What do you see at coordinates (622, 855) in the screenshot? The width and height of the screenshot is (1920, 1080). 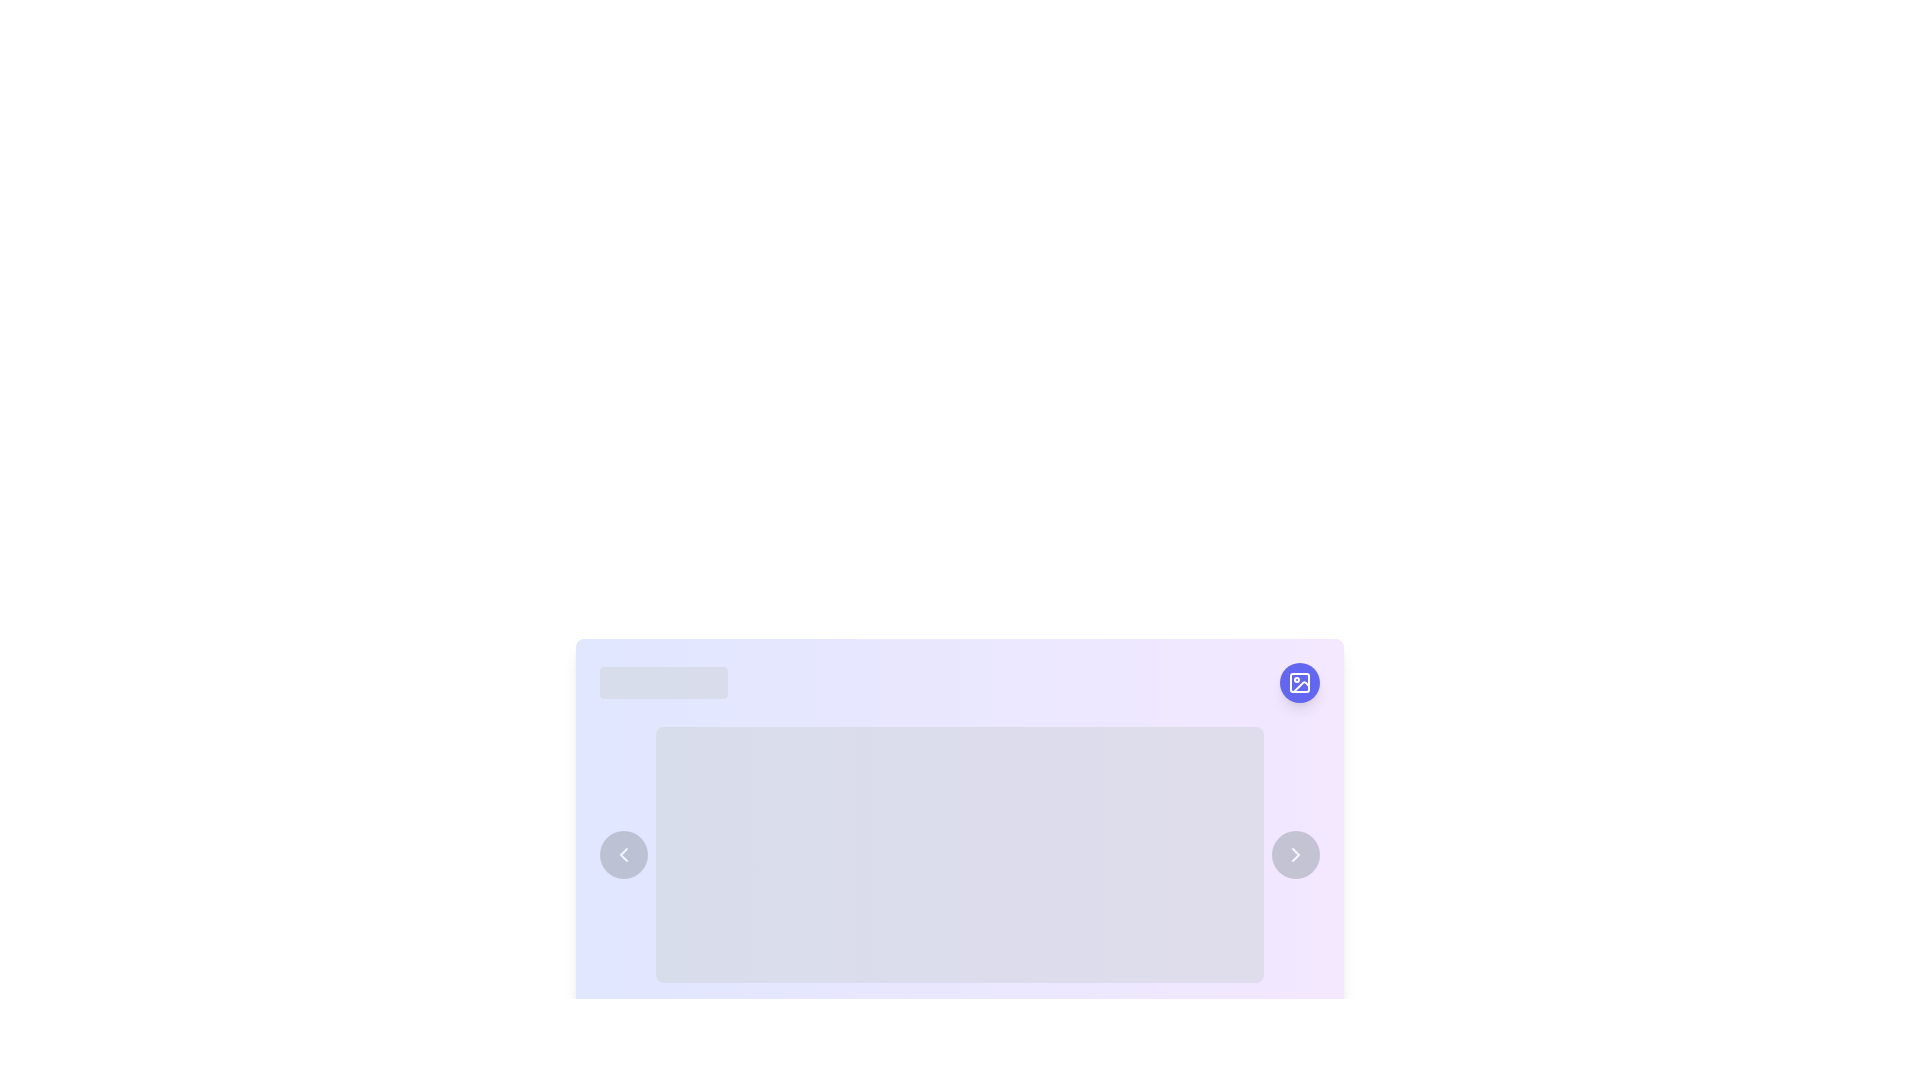 I see `the circular button with a gray background and a white chevron icon pointing left` at bounding box center [622, 855].